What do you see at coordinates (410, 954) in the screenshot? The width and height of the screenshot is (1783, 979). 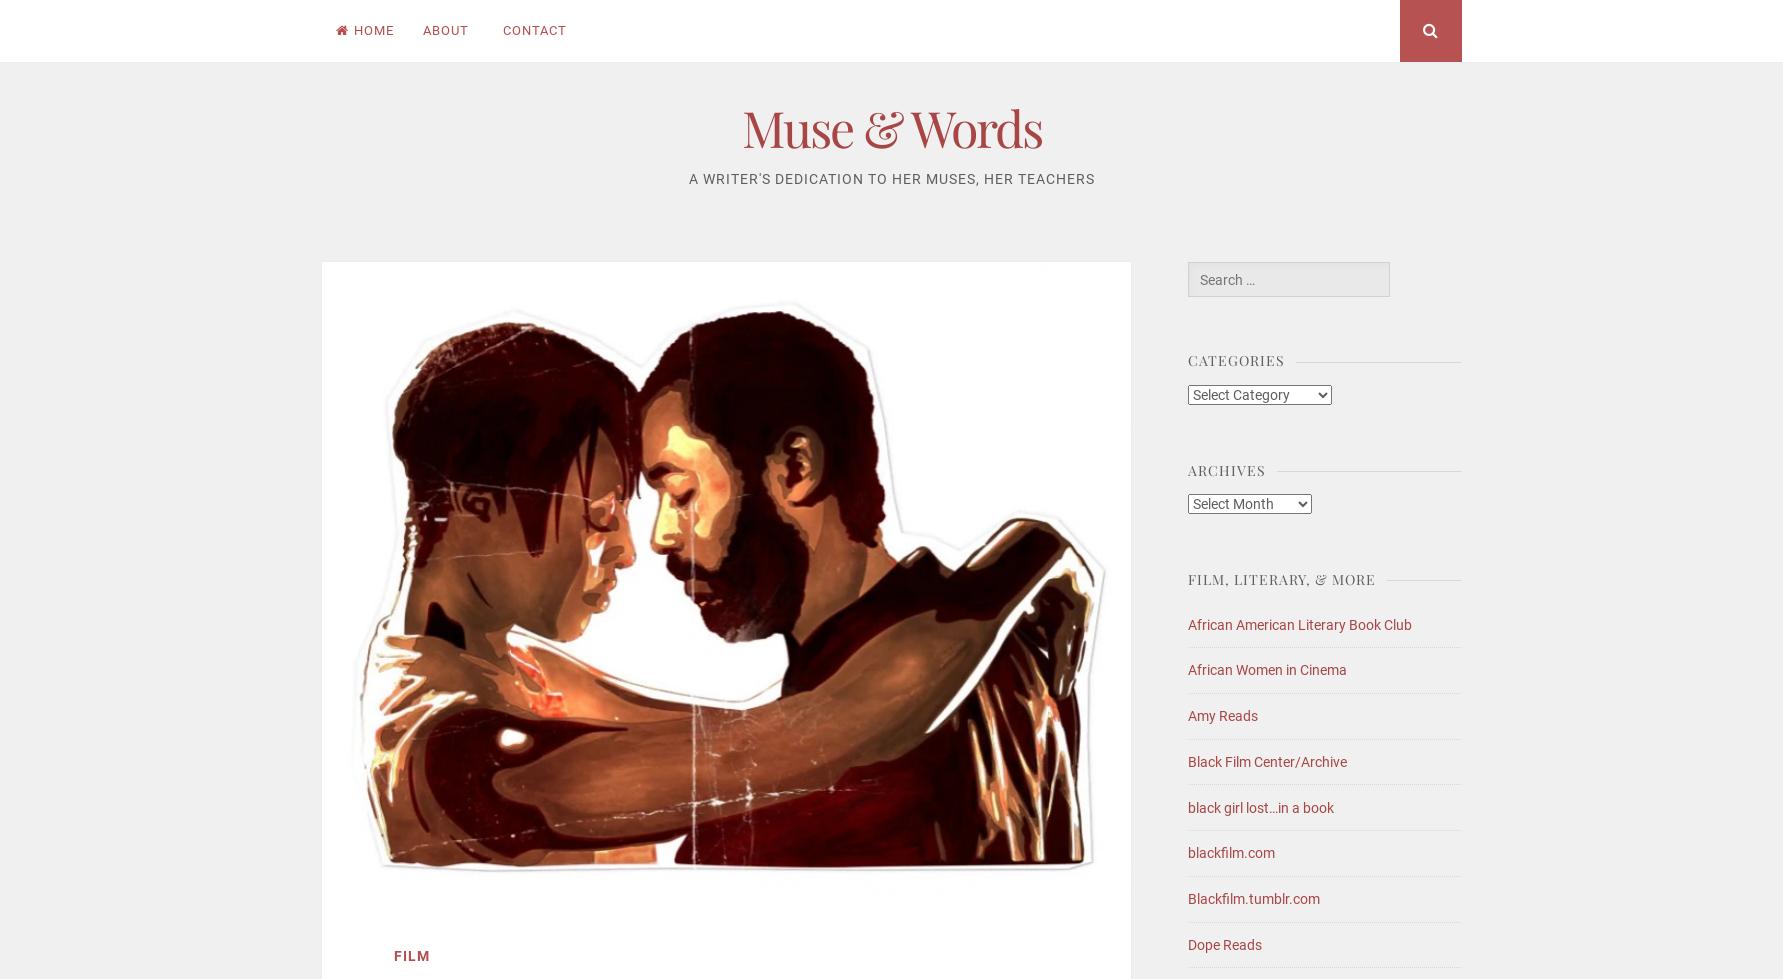 I see `'Film'` at bounding box center [410, 954].